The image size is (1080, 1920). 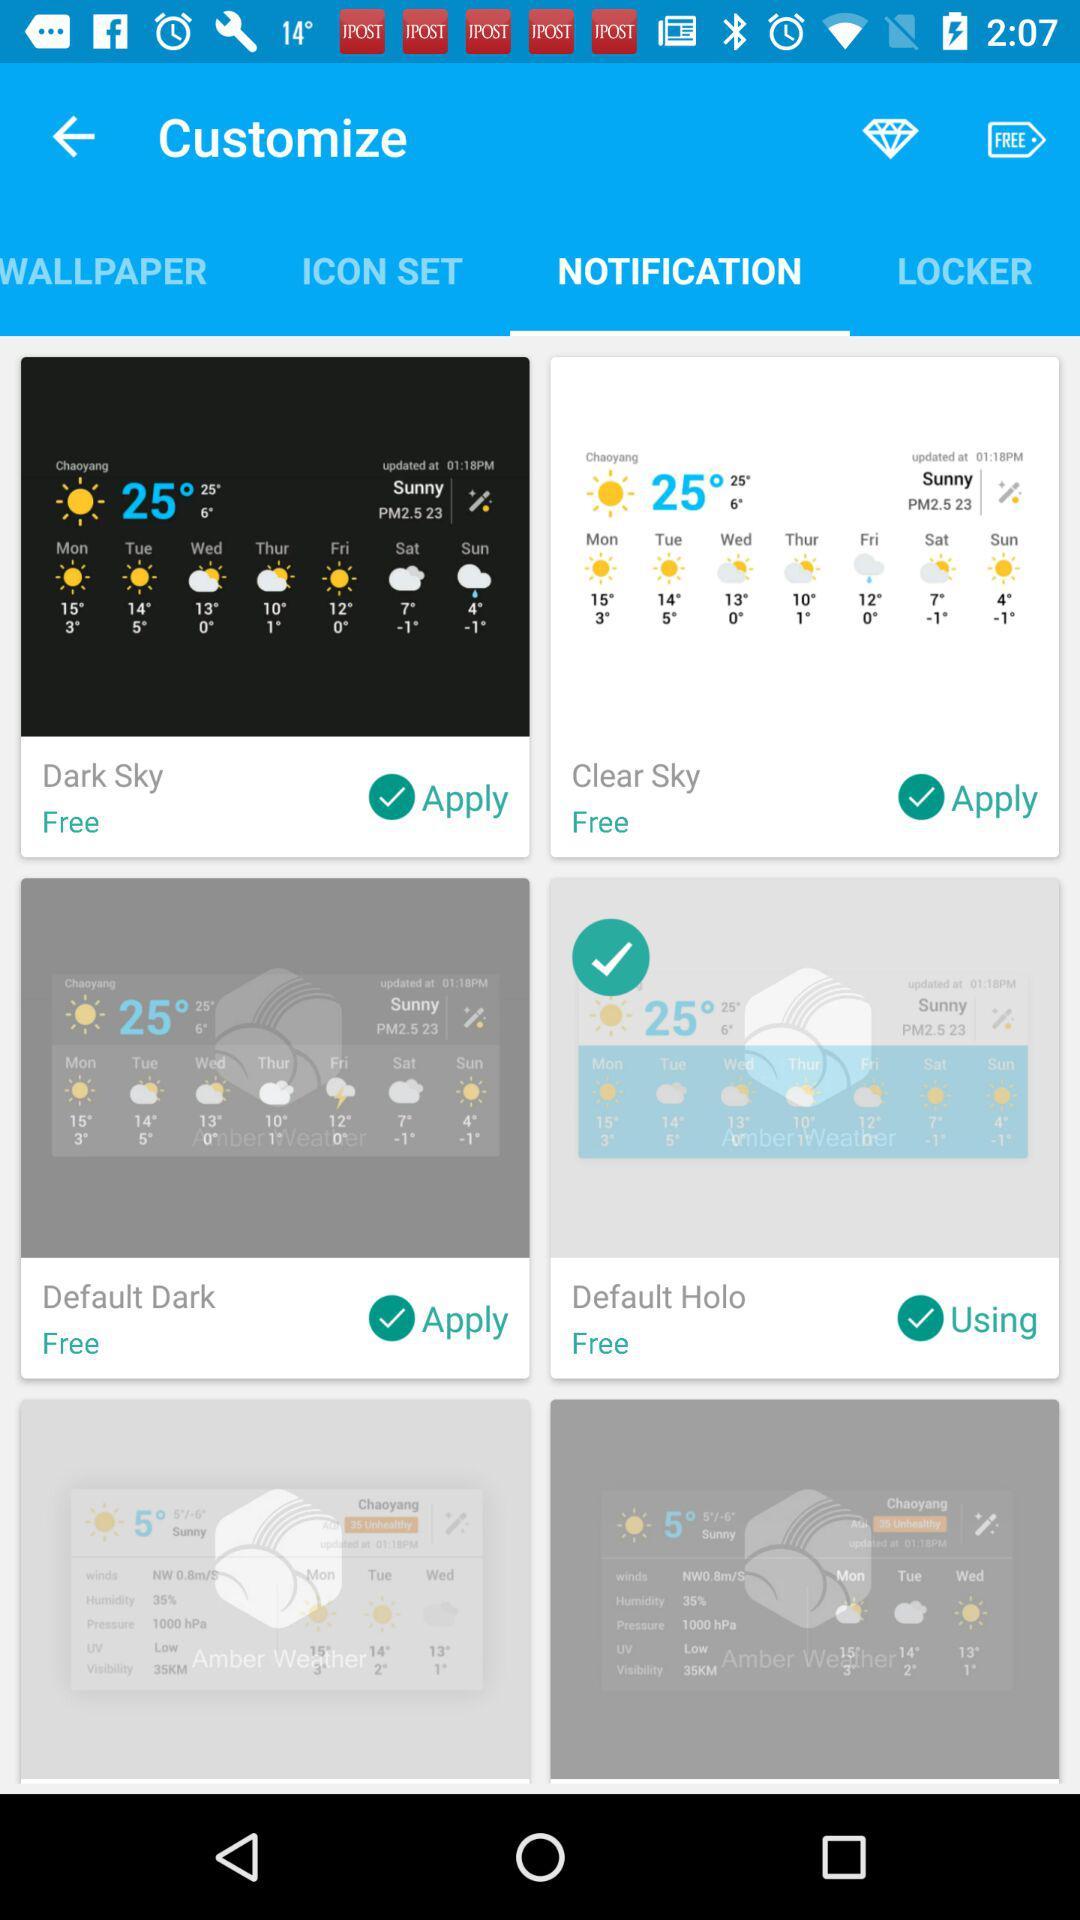 I want to click on the first image in the first row, so click(x=275, y=547).